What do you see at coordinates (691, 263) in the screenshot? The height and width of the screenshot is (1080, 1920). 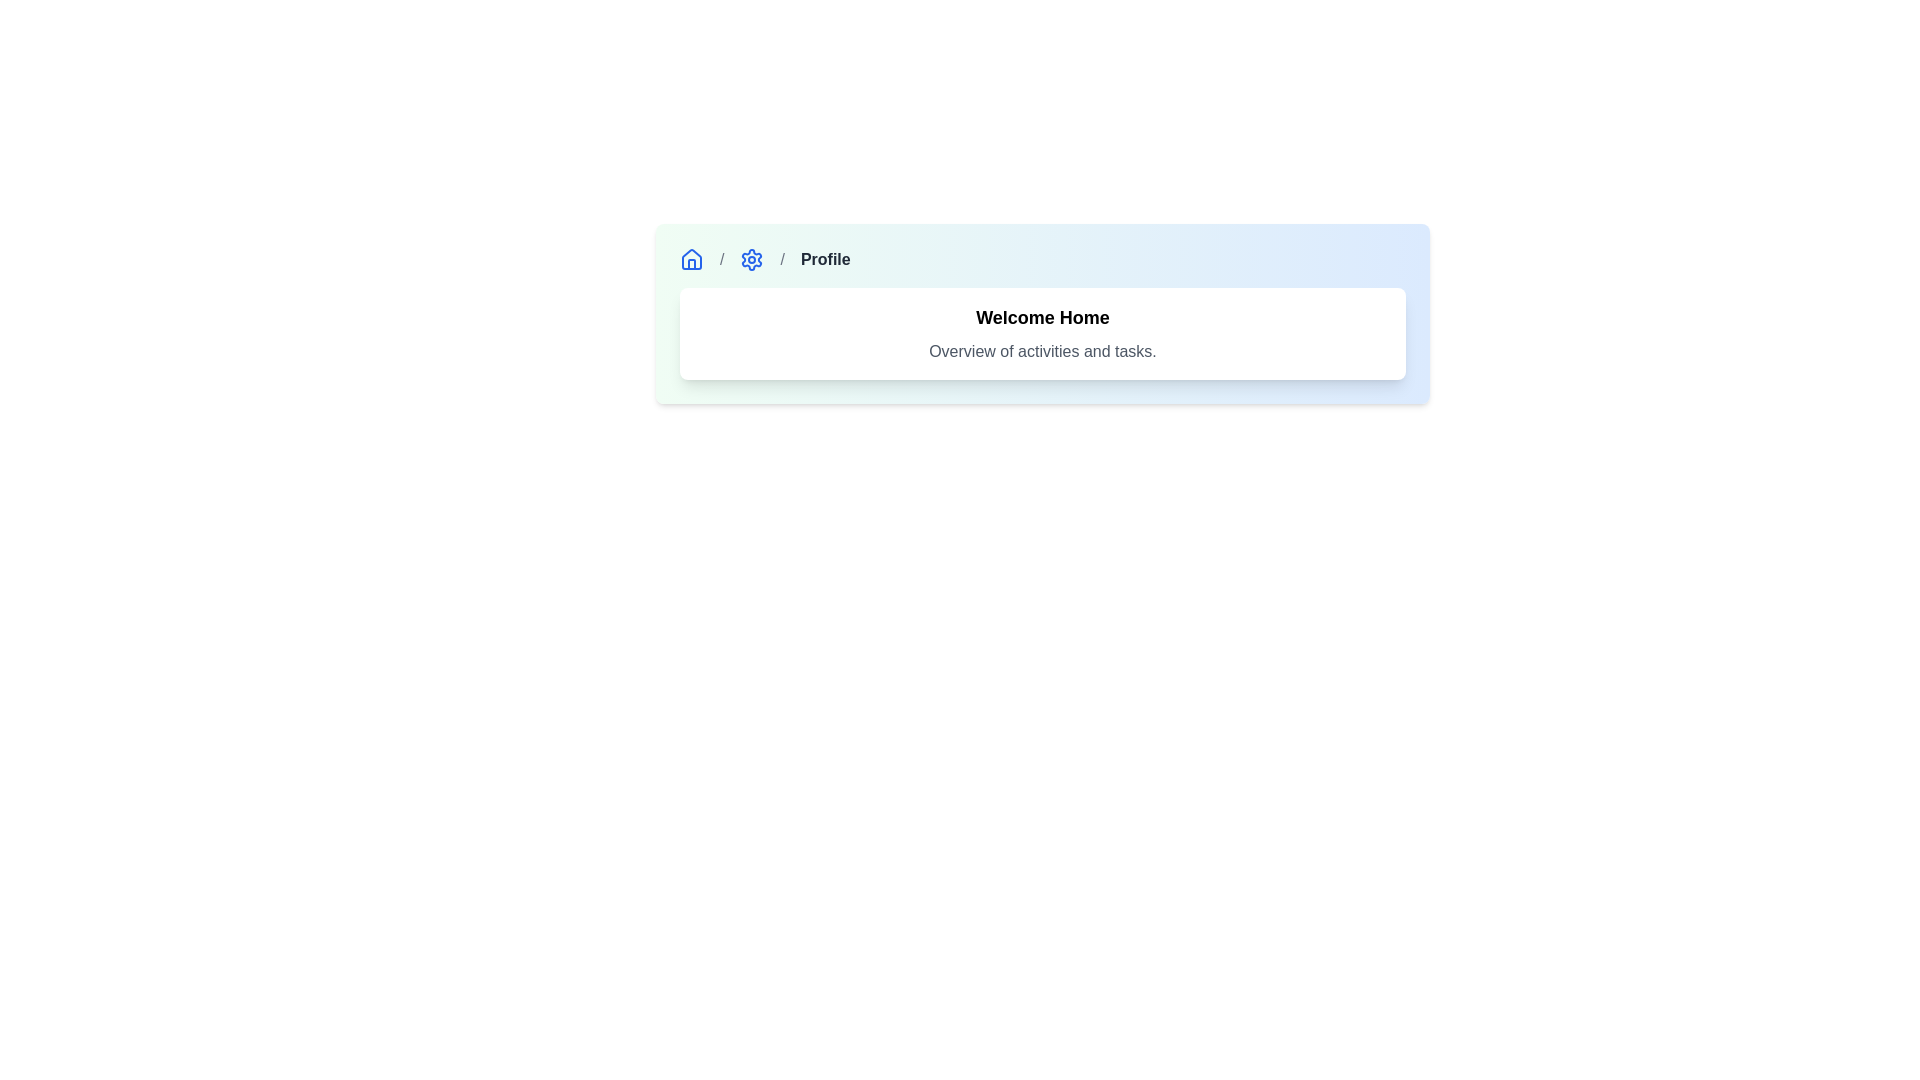 I see `the visual representation of the lower section of the house icon within the SVG element, which is part of the breadcrumb navigation bar` at bounding box center [691, 263].